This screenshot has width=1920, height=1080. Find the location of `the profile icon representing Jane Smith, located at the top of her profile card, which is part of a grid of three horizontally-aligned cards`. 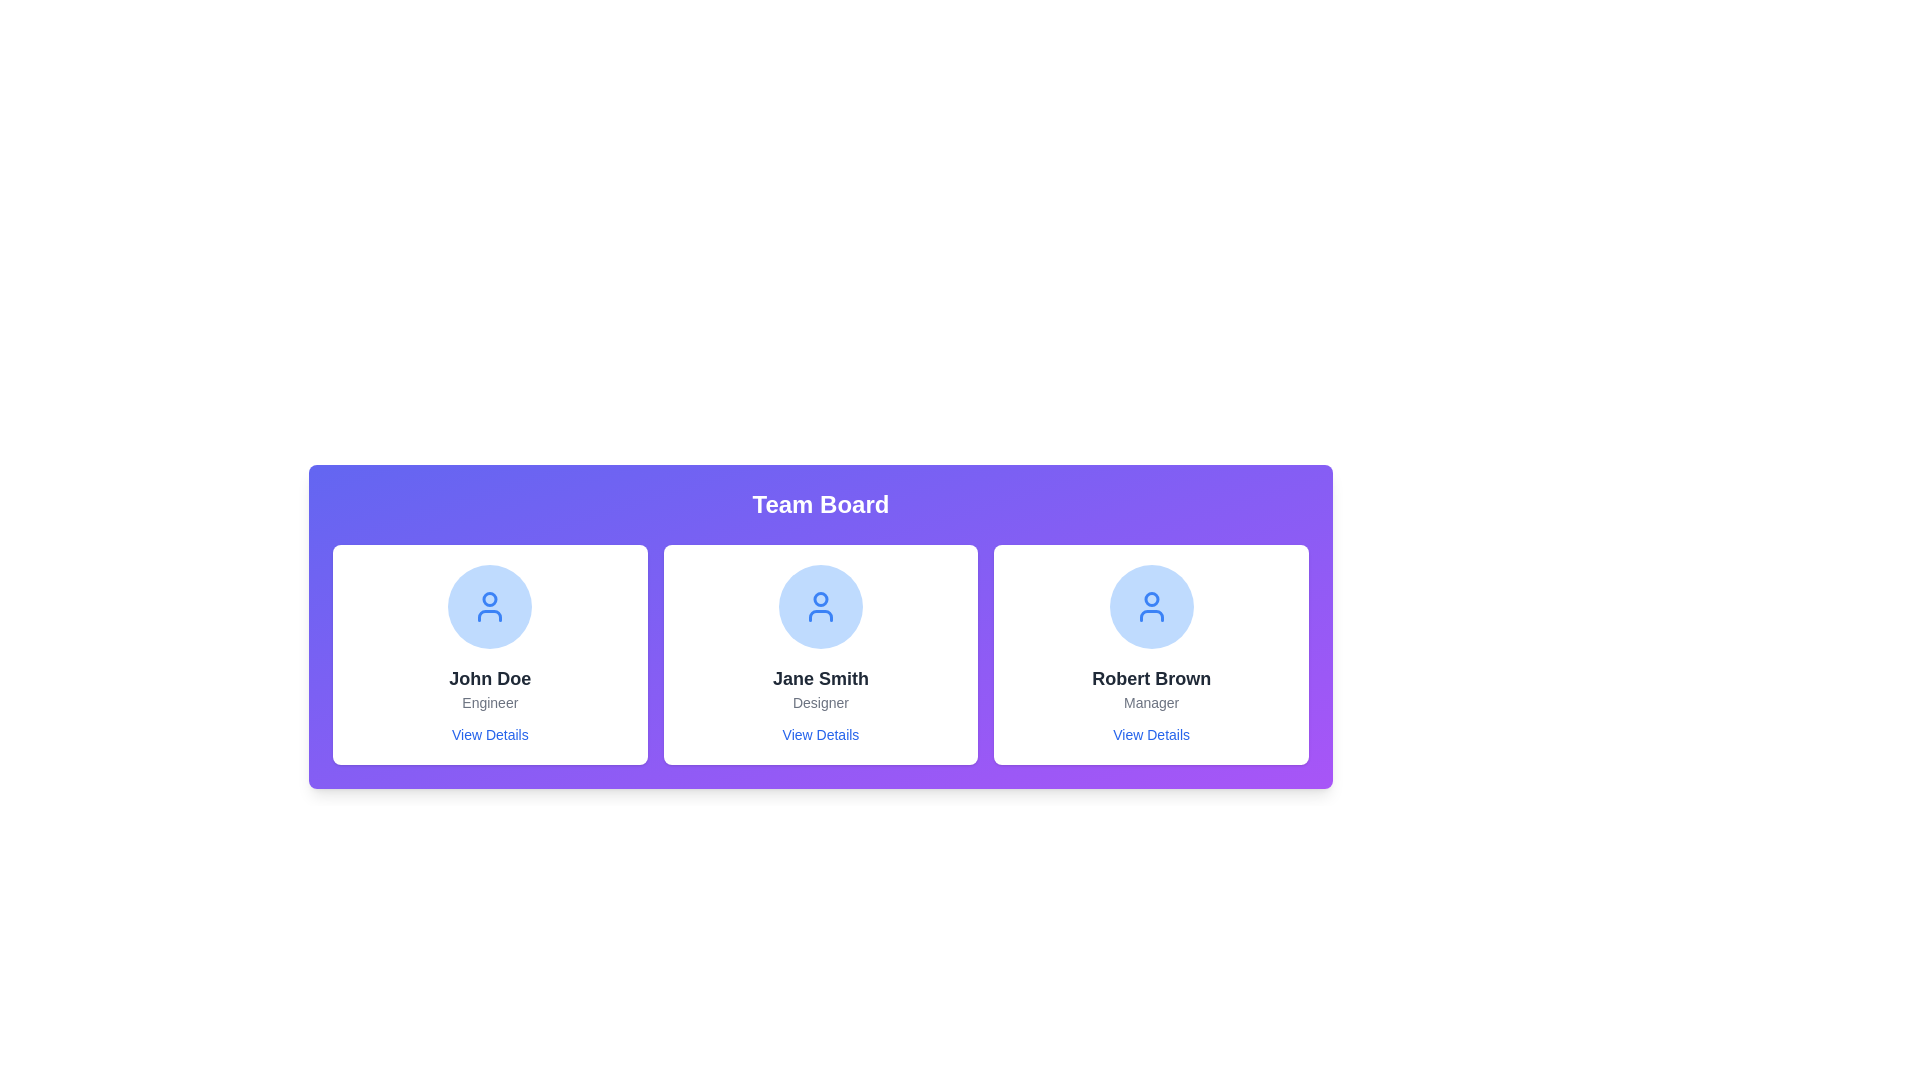

the profile icon representing Jane Smith, located at the top of her profile card, which is part of a grid of three horizontally-aligned cards is located at coordinates (820, 605).